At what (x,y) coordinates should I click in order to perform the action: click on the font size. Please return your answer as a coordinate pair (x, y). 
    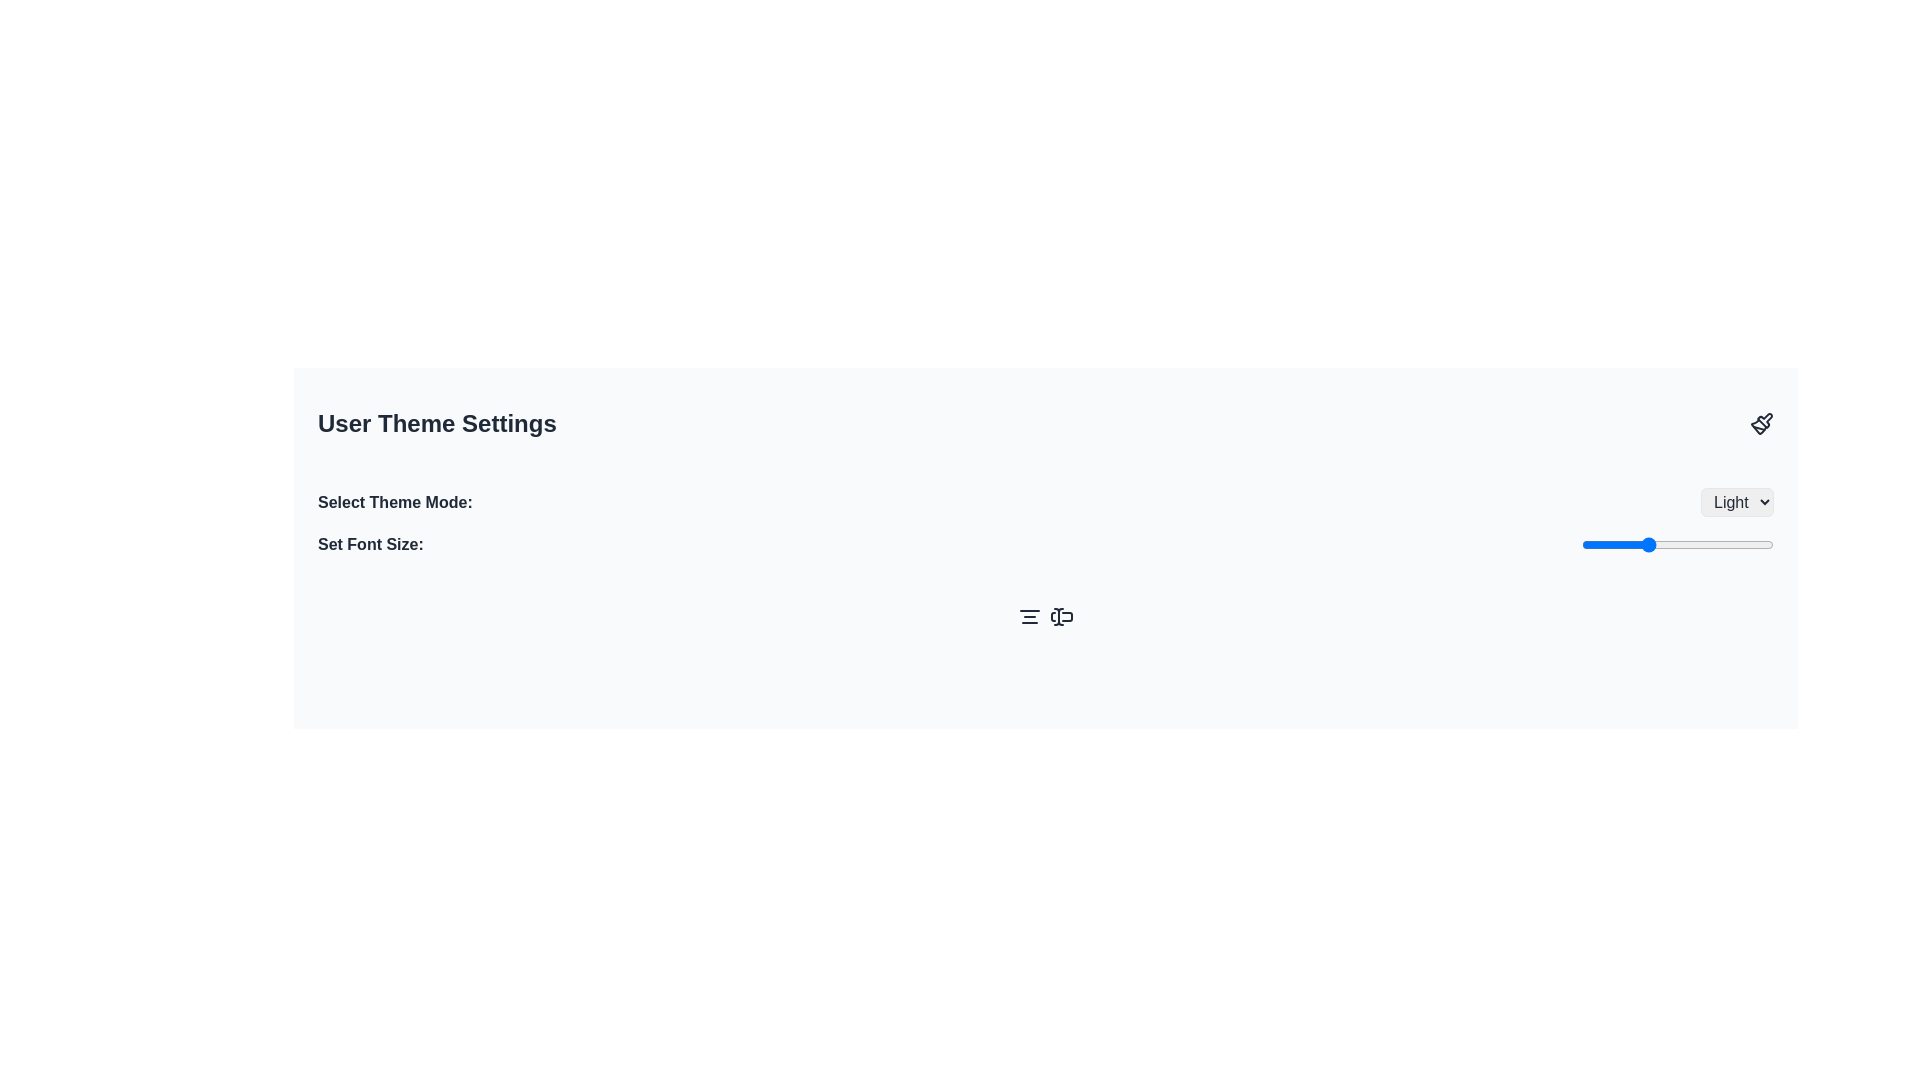
    Looking at the image, I should click on (1646, 544).